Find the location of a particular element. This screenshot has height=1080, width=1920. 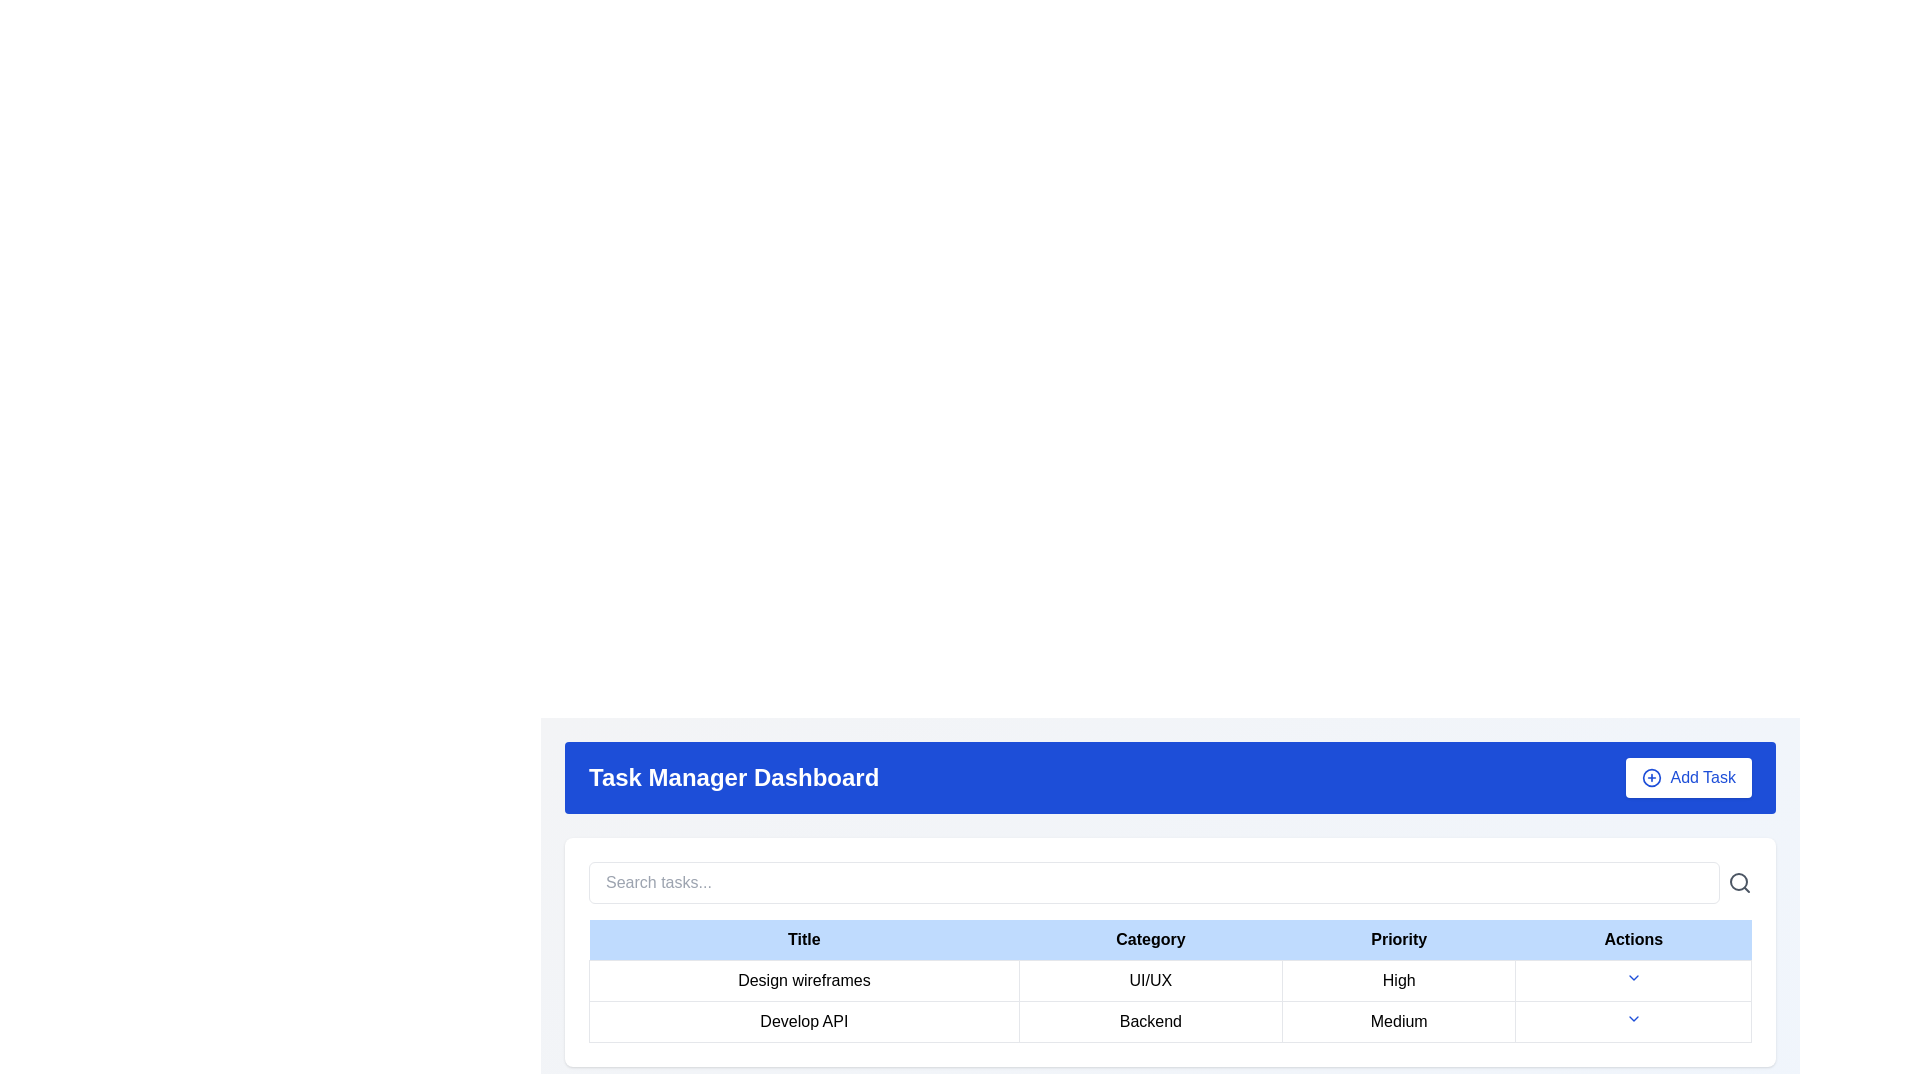

the 'Category' column header, which is the second item in a horizontal list of four column headers: 'Title', 'Category', 'Priority', and 'Actions' is located at coordinates (1150, 940).